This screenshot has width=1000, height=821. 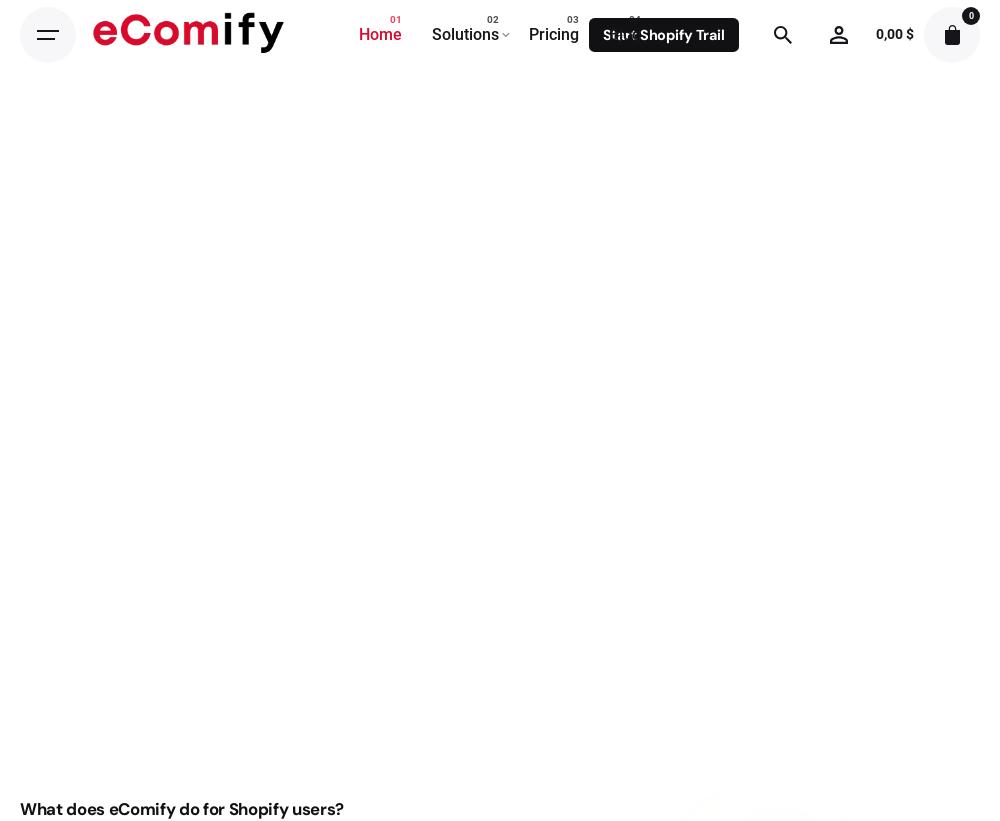 What do you see at coordinates (891, 33) in the screenshot?
I see `'0,00'` at bounding box center [891, 33].